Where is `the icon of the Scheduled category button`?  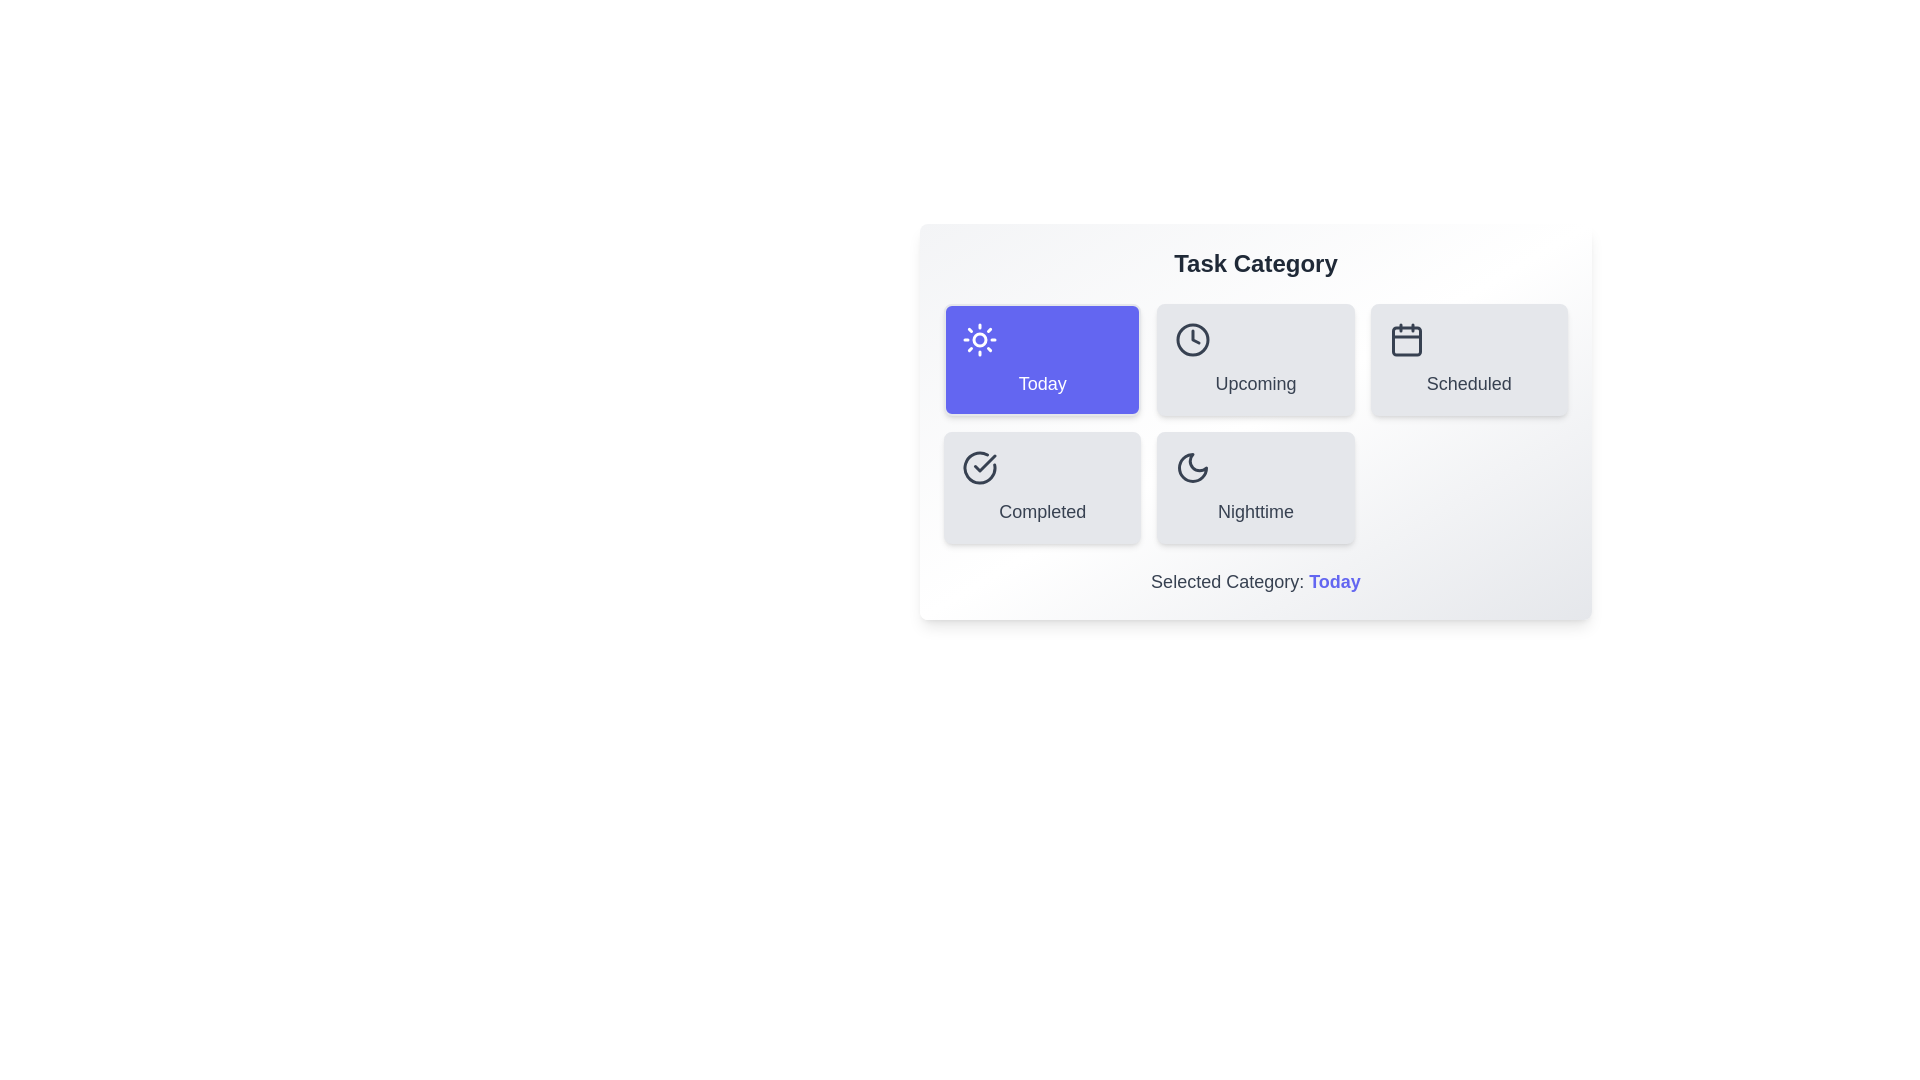 the icon of the Scheduled category button is located at coordinates (1405, 338).